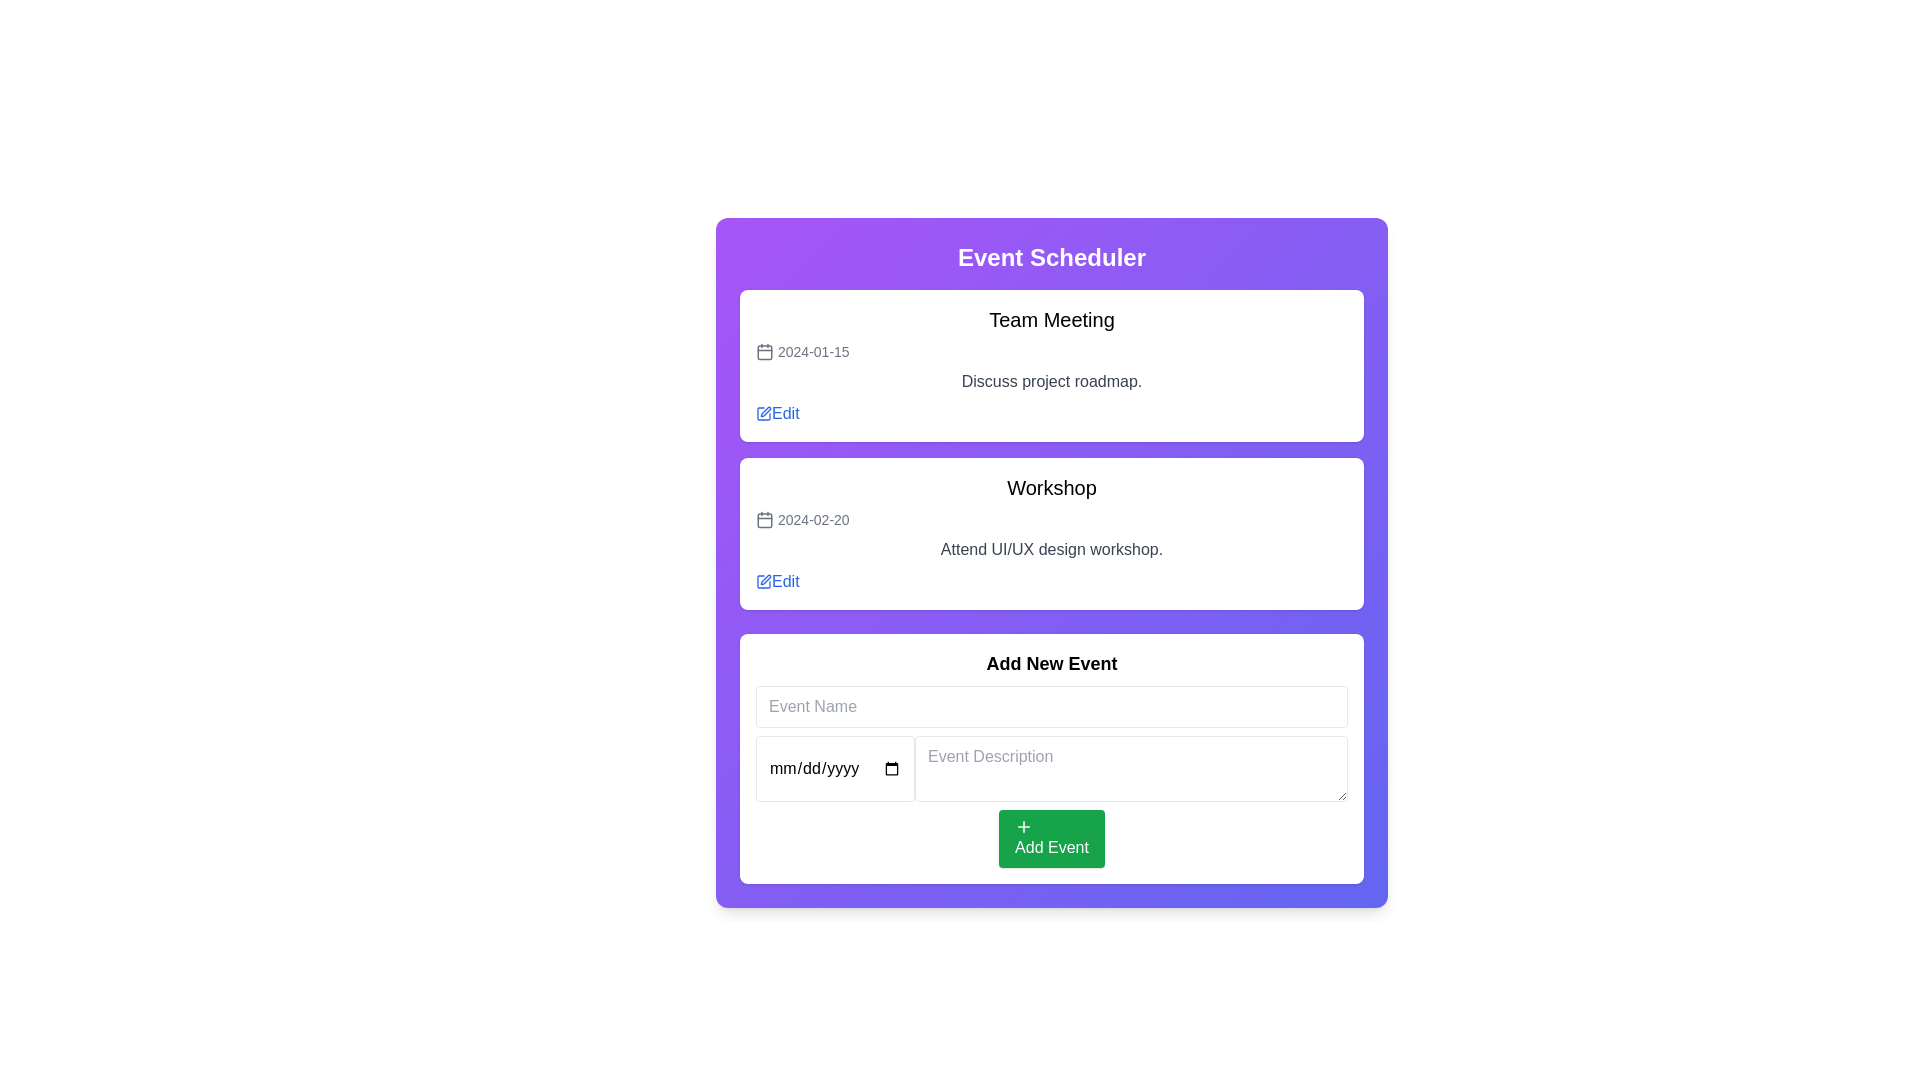 The width and height of the screenshot is (1920, 1080). I want to click on the title text label of the event in the event scheduler interface, which is positioned above the date '2024-01-15' and adjacent to an 'Edit' link, so click(1050, 319).